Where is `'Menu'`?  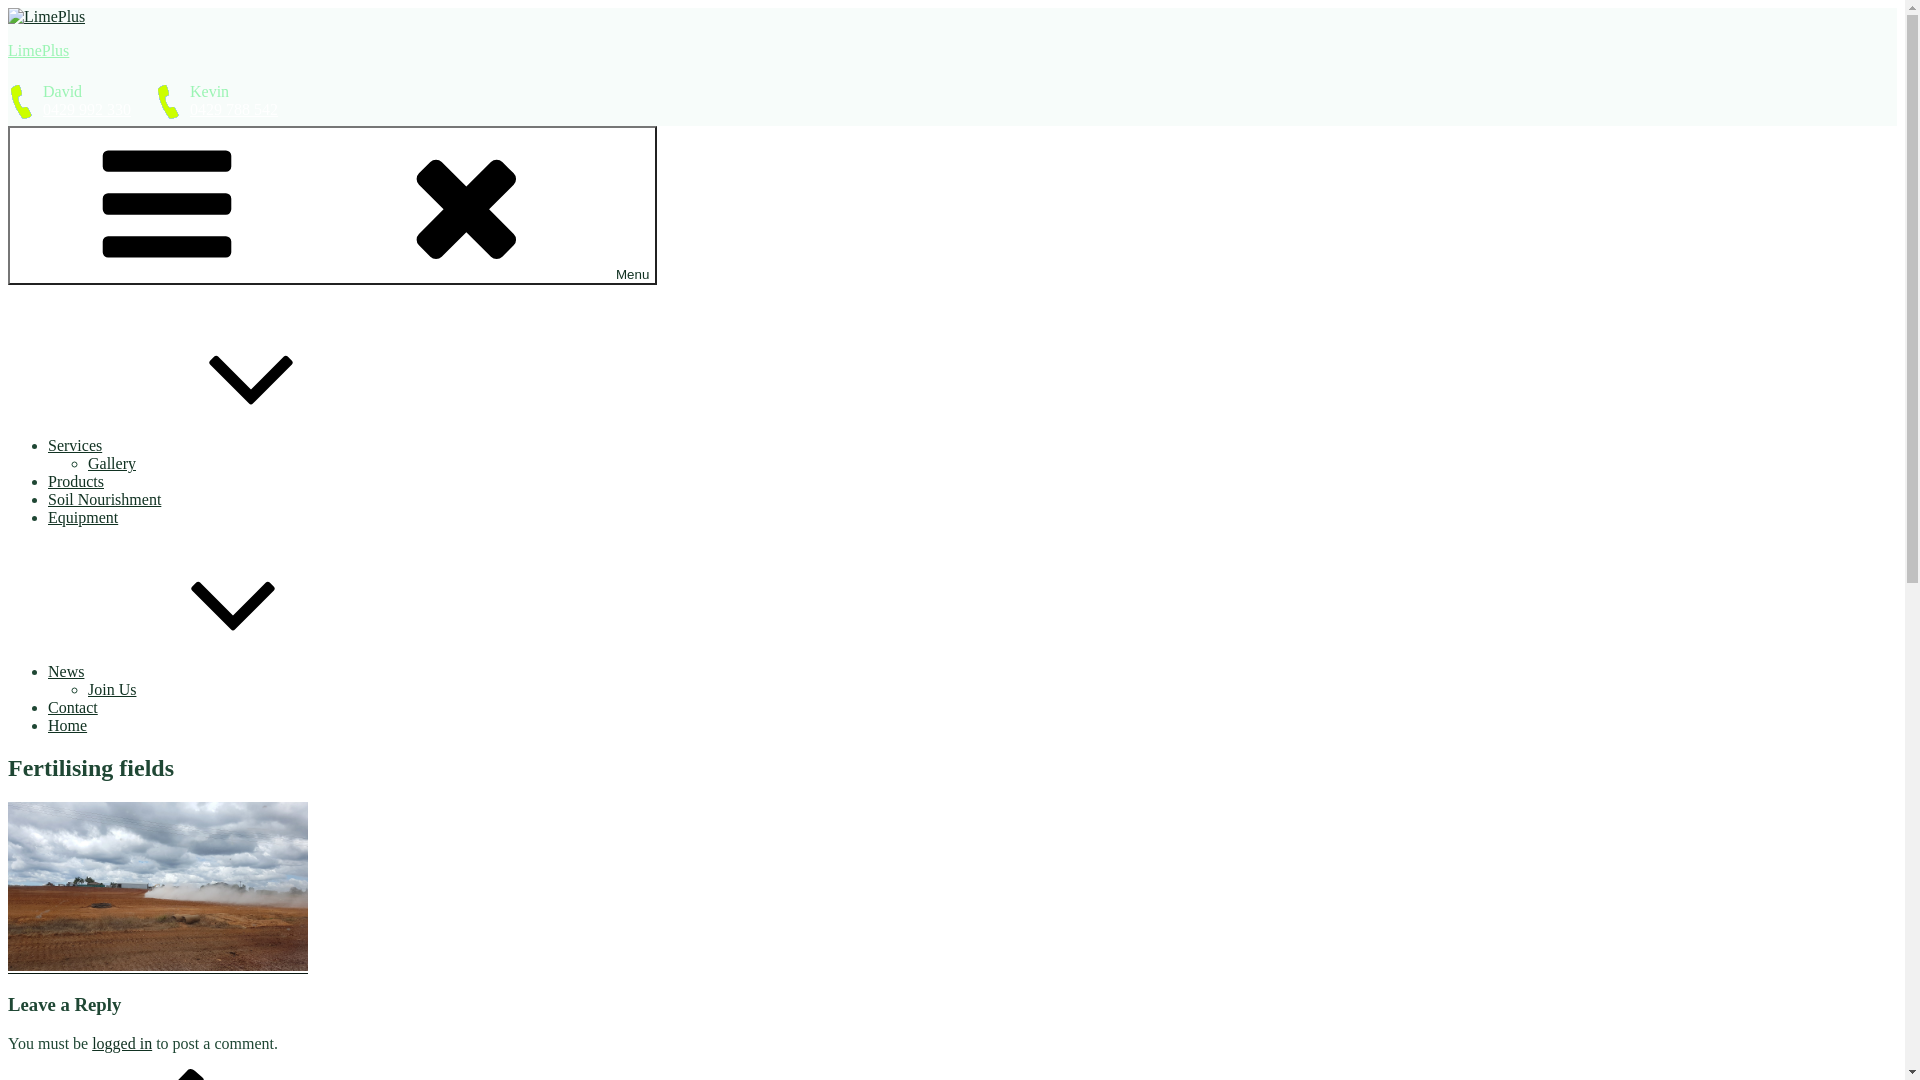
'Menu' is located at coordinates (332, 205).